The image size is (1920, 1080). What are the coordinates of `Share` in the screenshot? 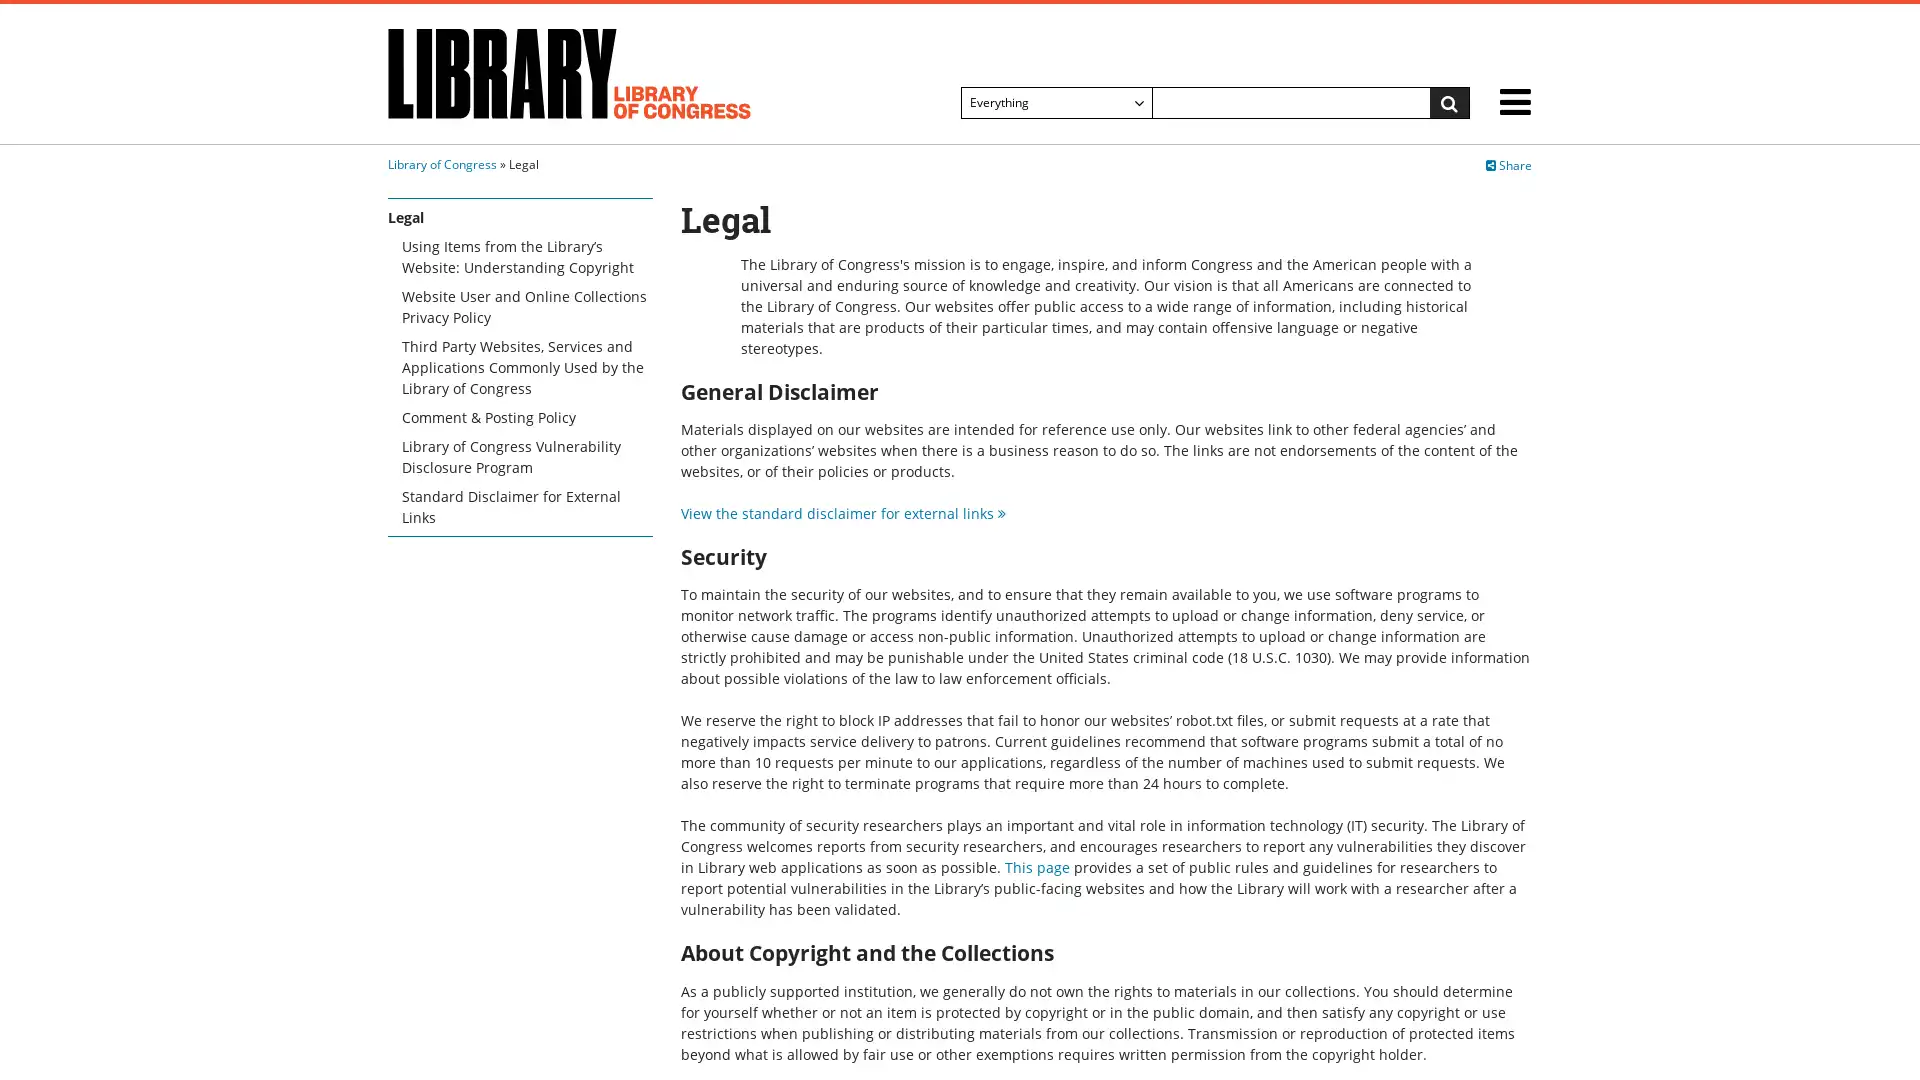 It's located at (1508, 164).